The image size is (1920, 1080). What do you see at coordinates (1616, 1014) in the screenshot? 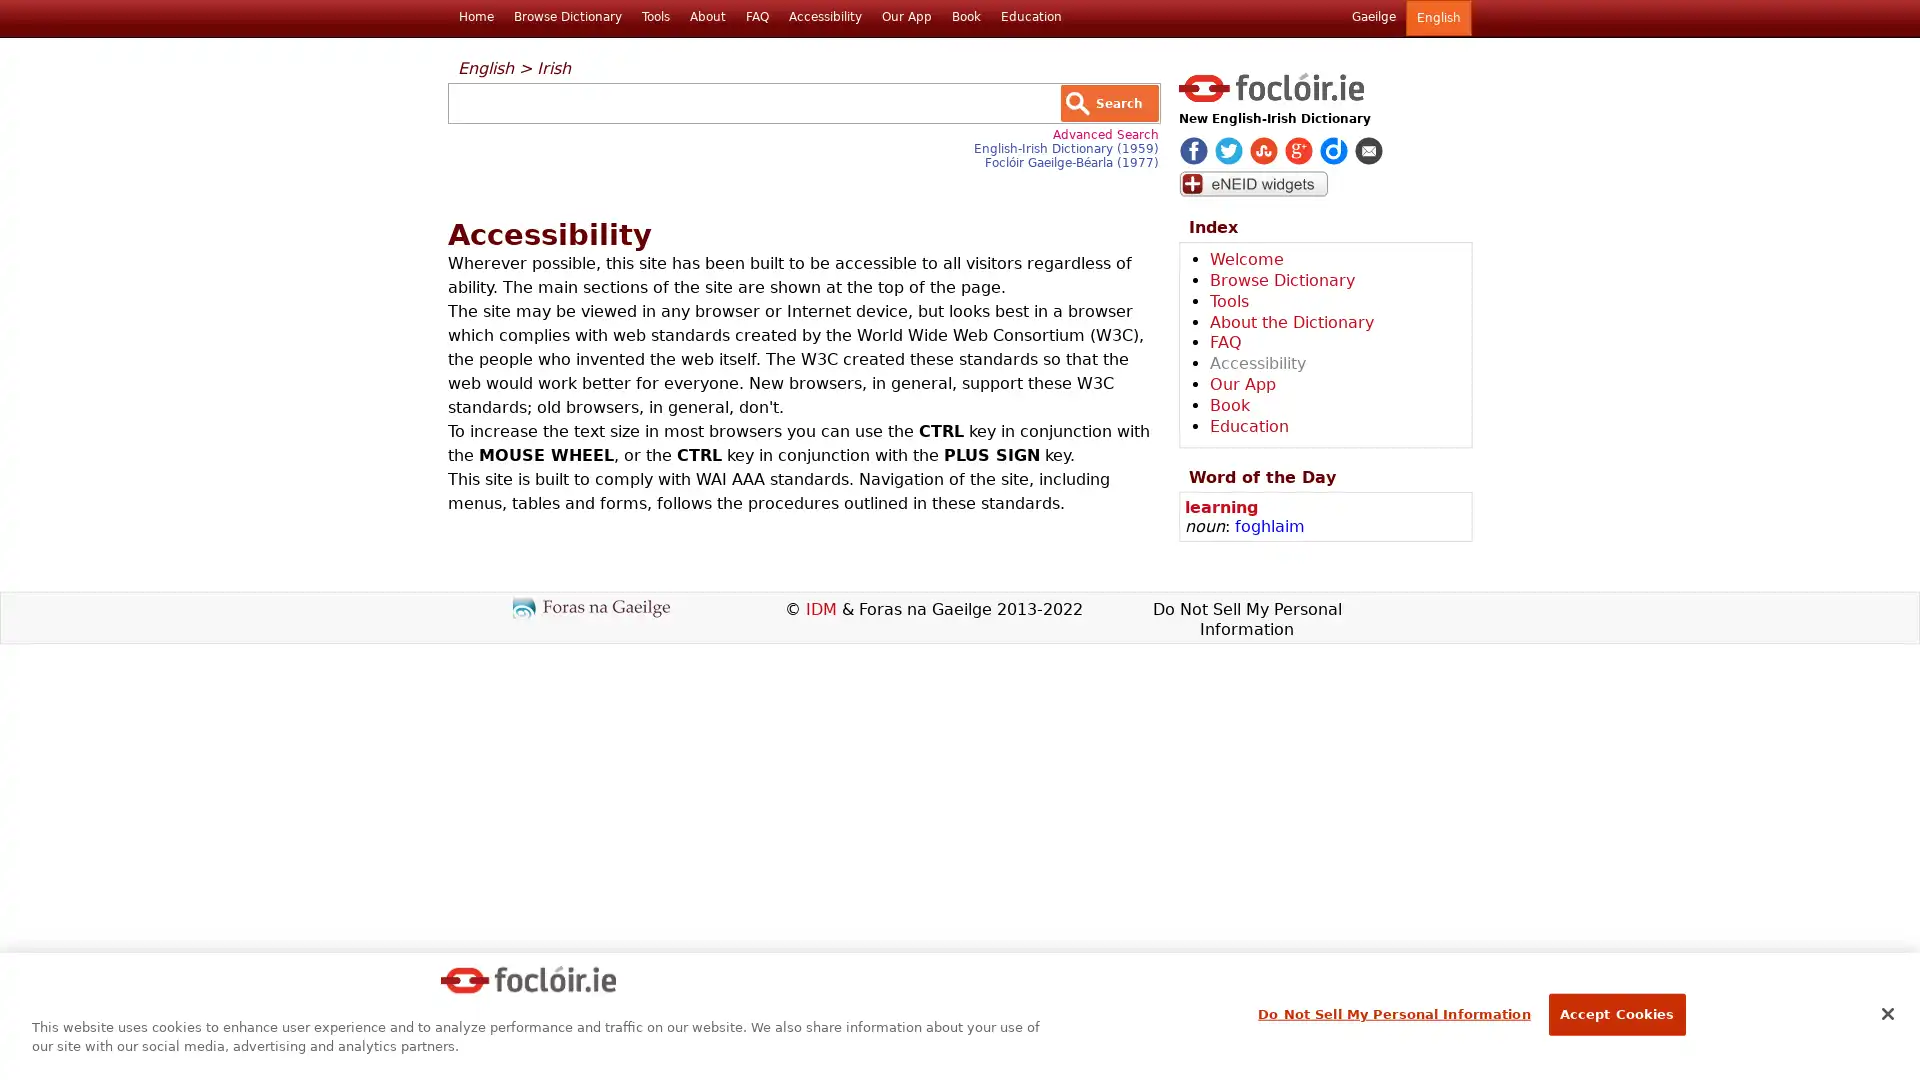
I see `Accept Cookies` at bounding box center [1616, 1014].